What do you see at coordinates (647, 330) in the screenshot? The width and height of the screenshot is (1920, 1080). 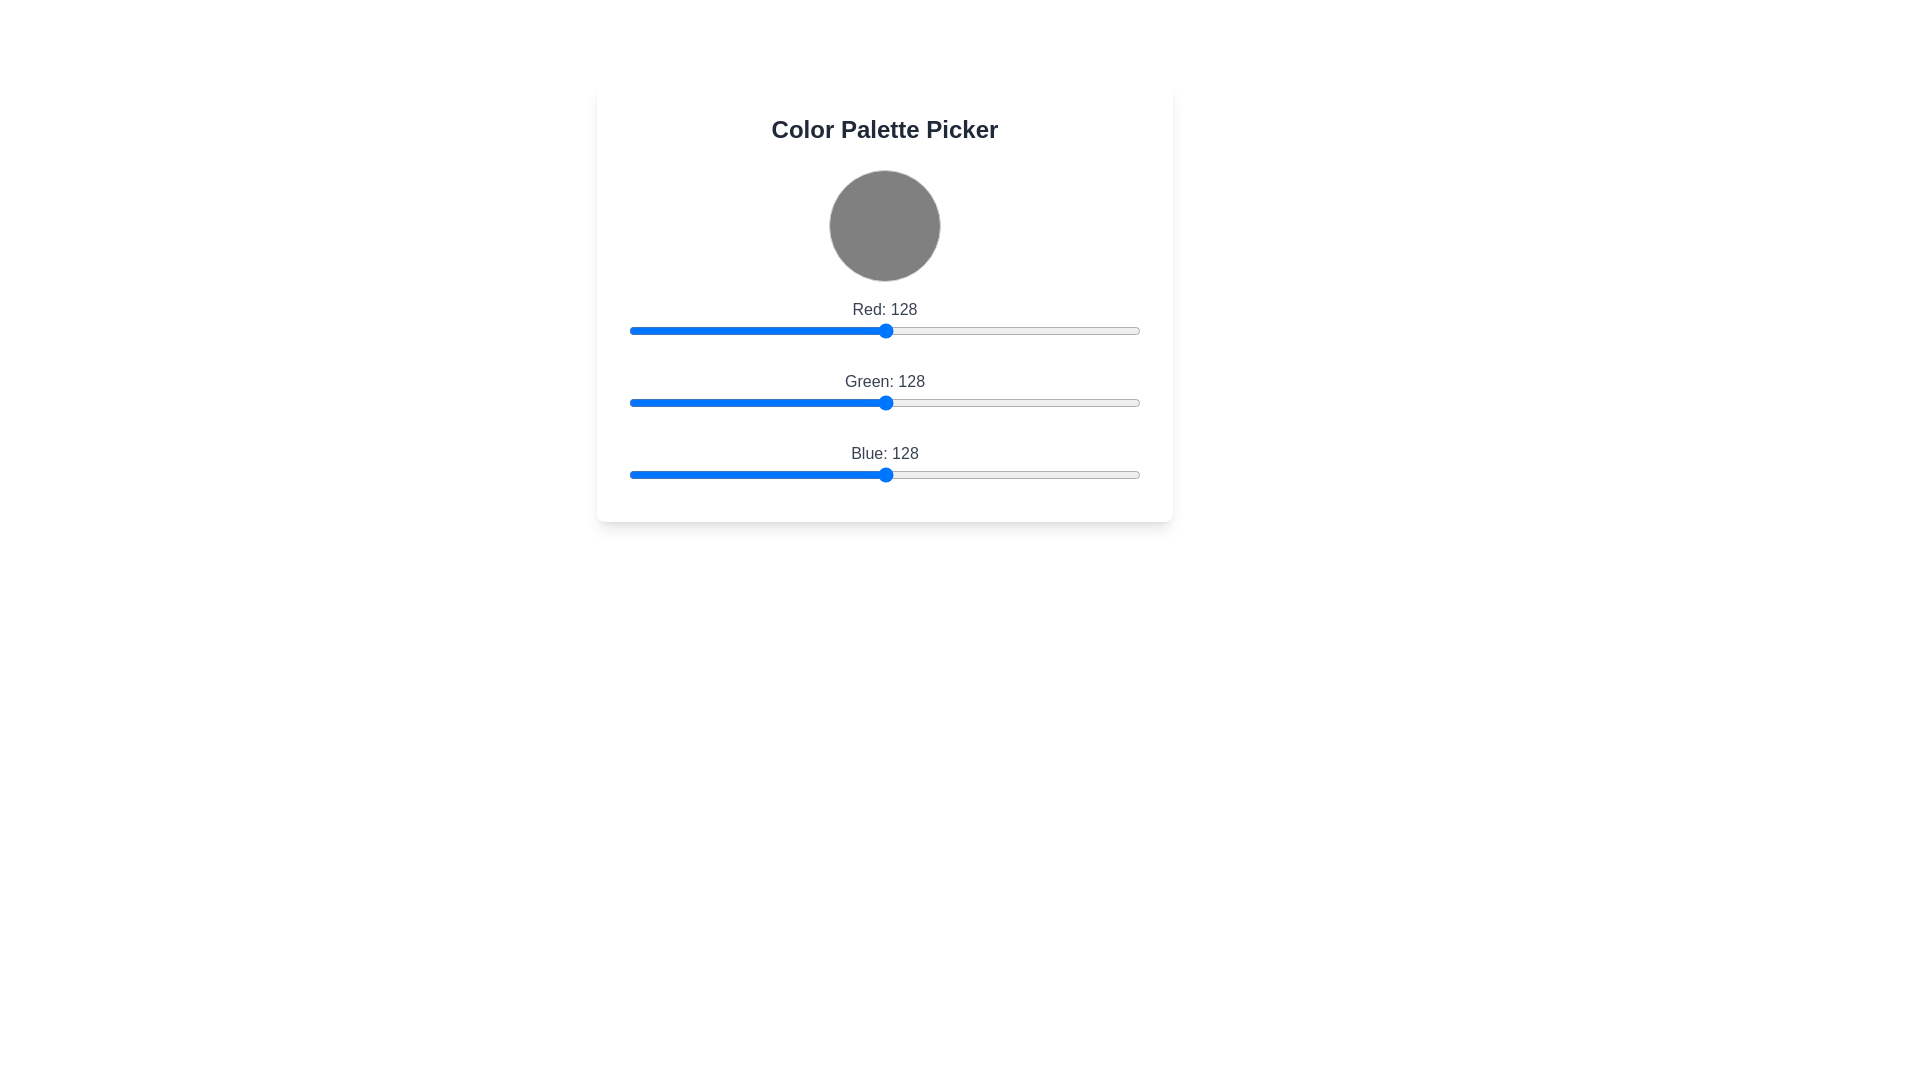 I see `the red color component` at bounding box center [647, 330].